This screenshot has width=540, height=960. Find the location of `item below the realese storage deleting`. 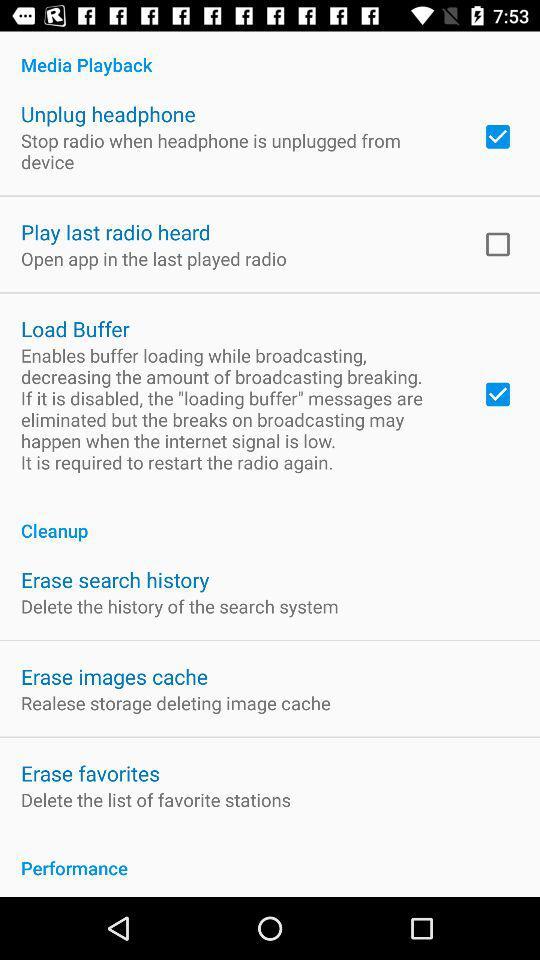

item below the realese storage deleting is located at coordinates (89, 772).